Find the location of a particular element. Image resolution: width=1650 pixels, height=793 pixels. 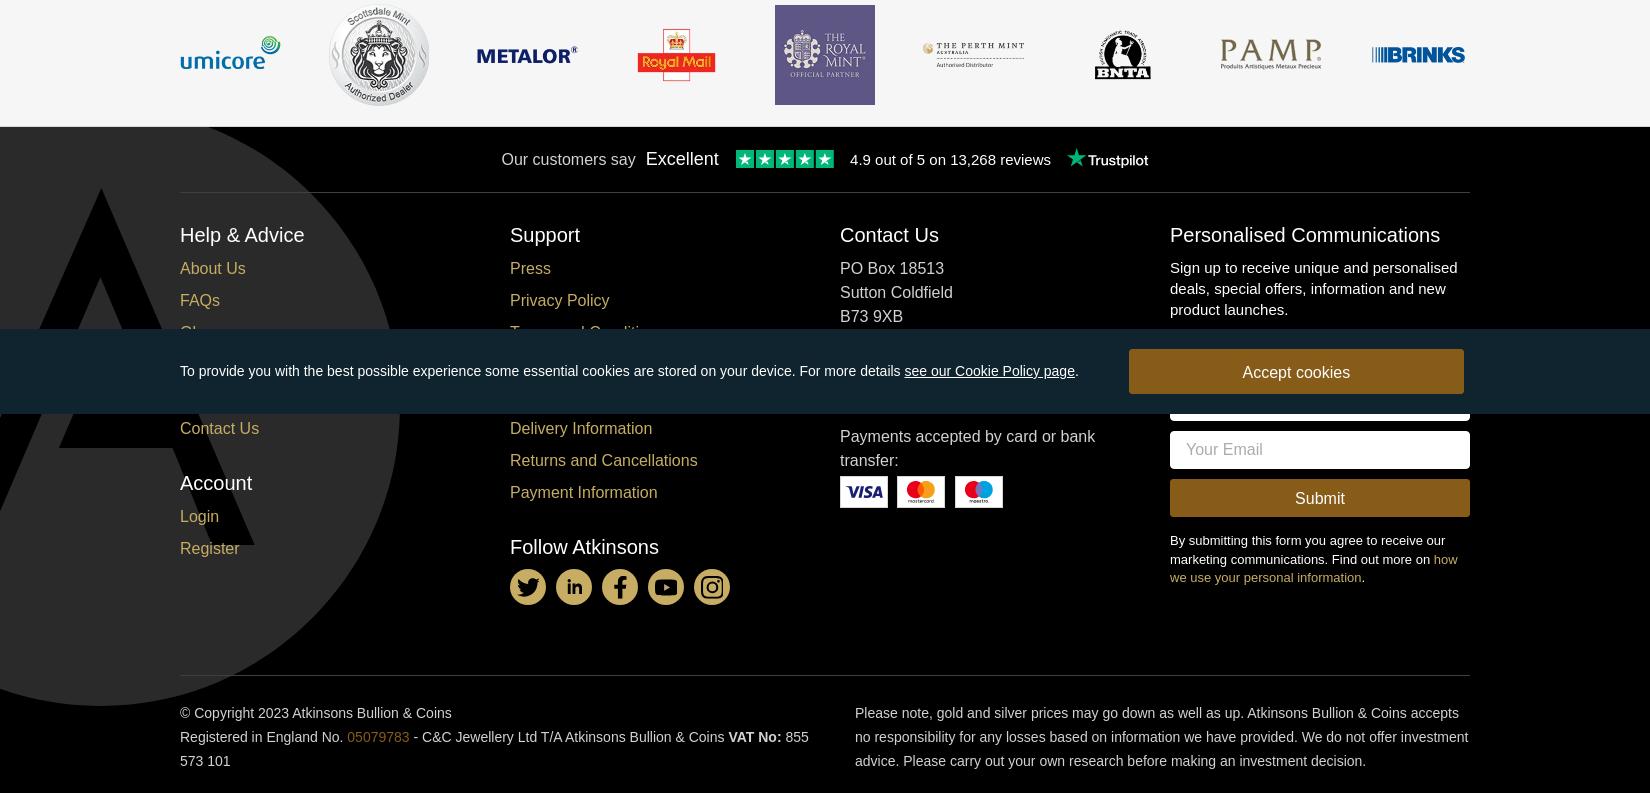

'© Copyright 2023 Atkinsons Bullion & Coins' is located at coordinates (315, 711).